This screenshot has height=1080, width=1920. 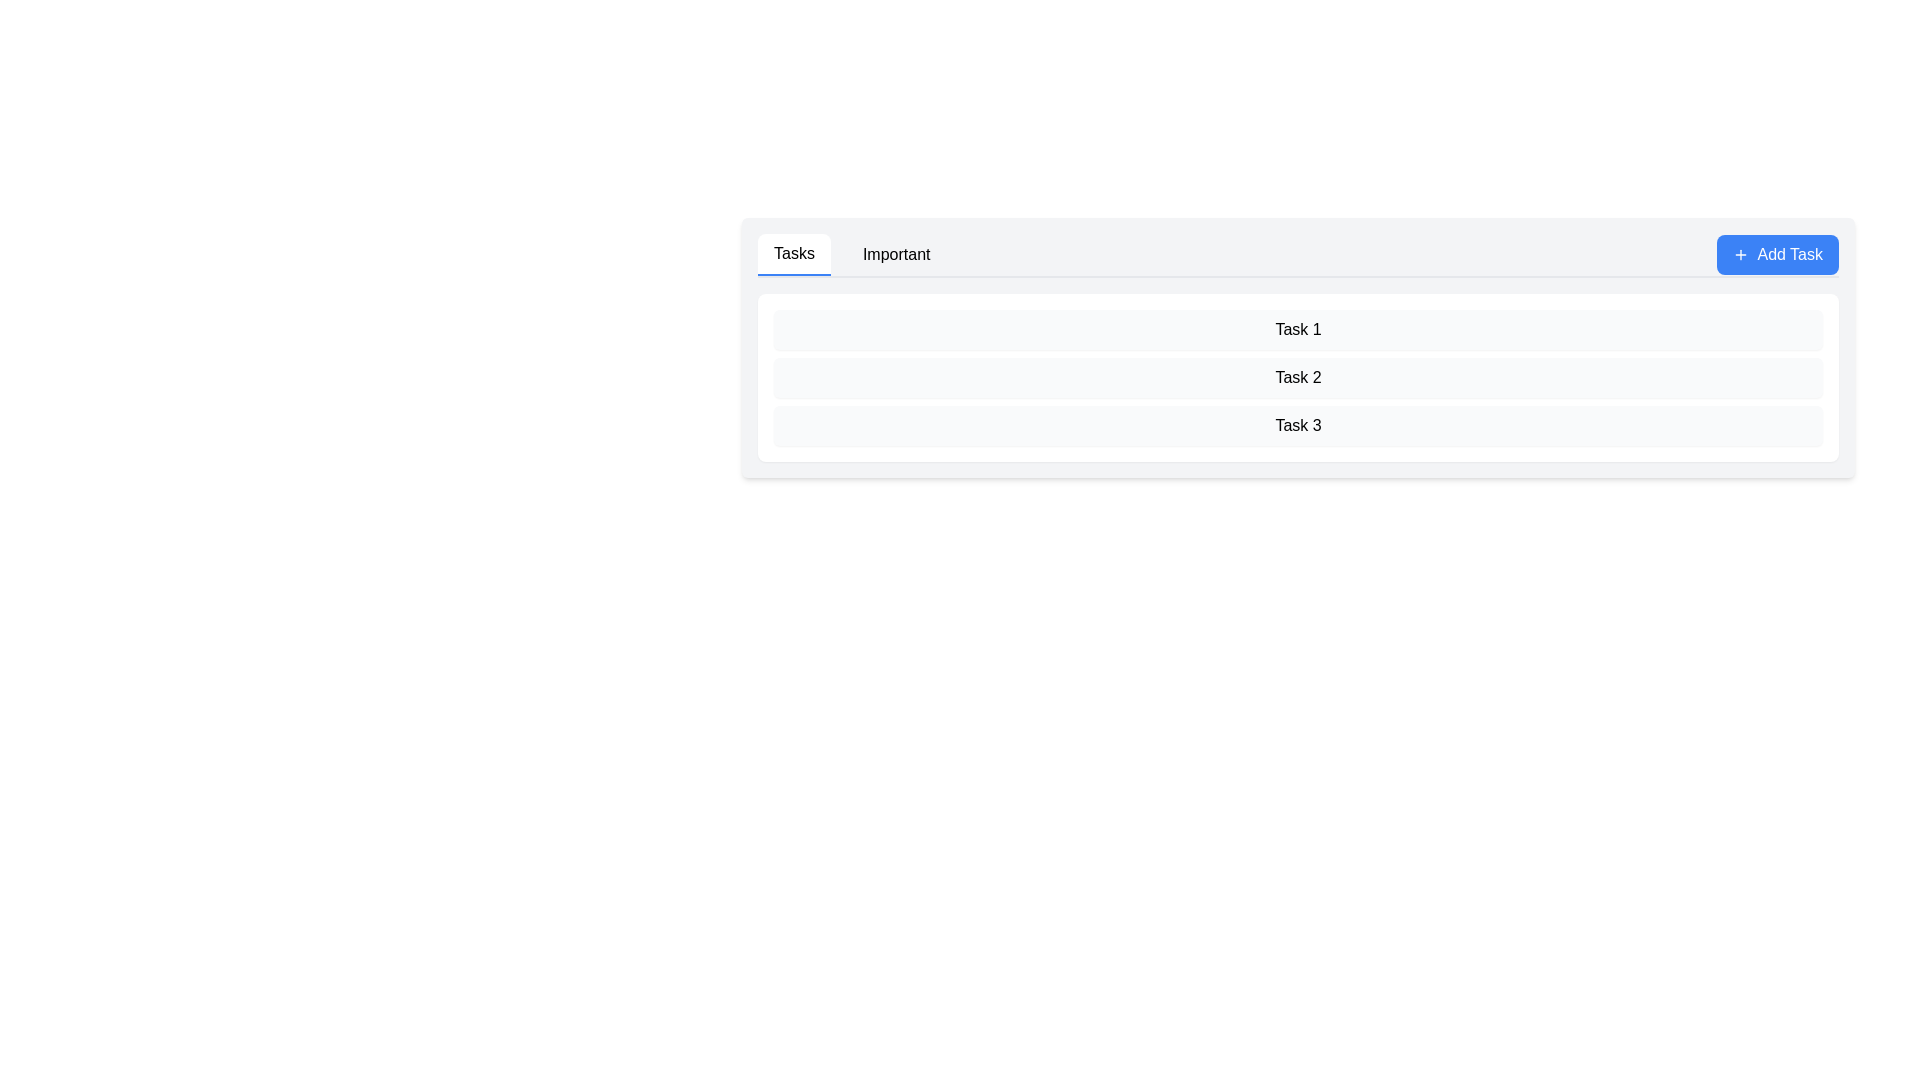 I want to click on the Text Label with the text 'Task 2', which is a rectangular section with a light gray background and rounded corners, positioned in the middle of a vertical list of task items, so click(x=1298, y=378).